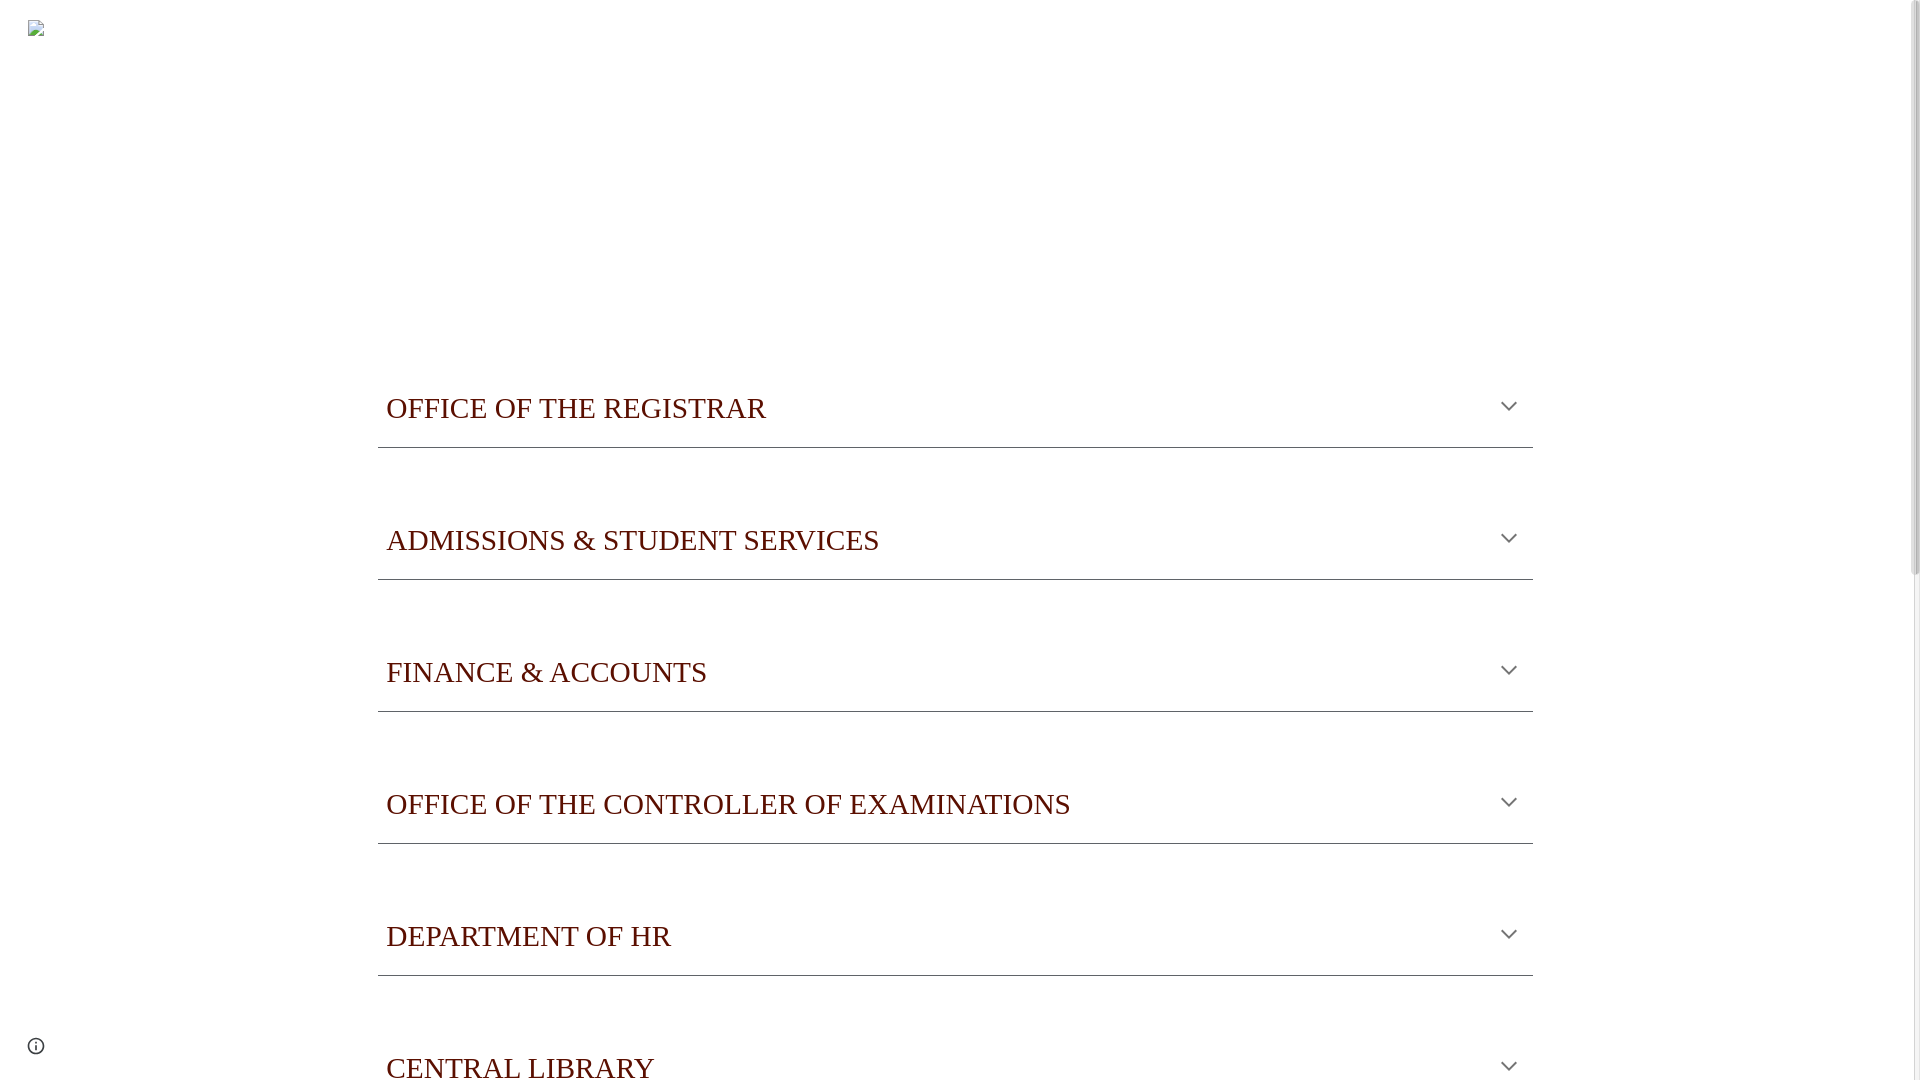  I want to click on 'VIRTUAL', so click(89, 26).